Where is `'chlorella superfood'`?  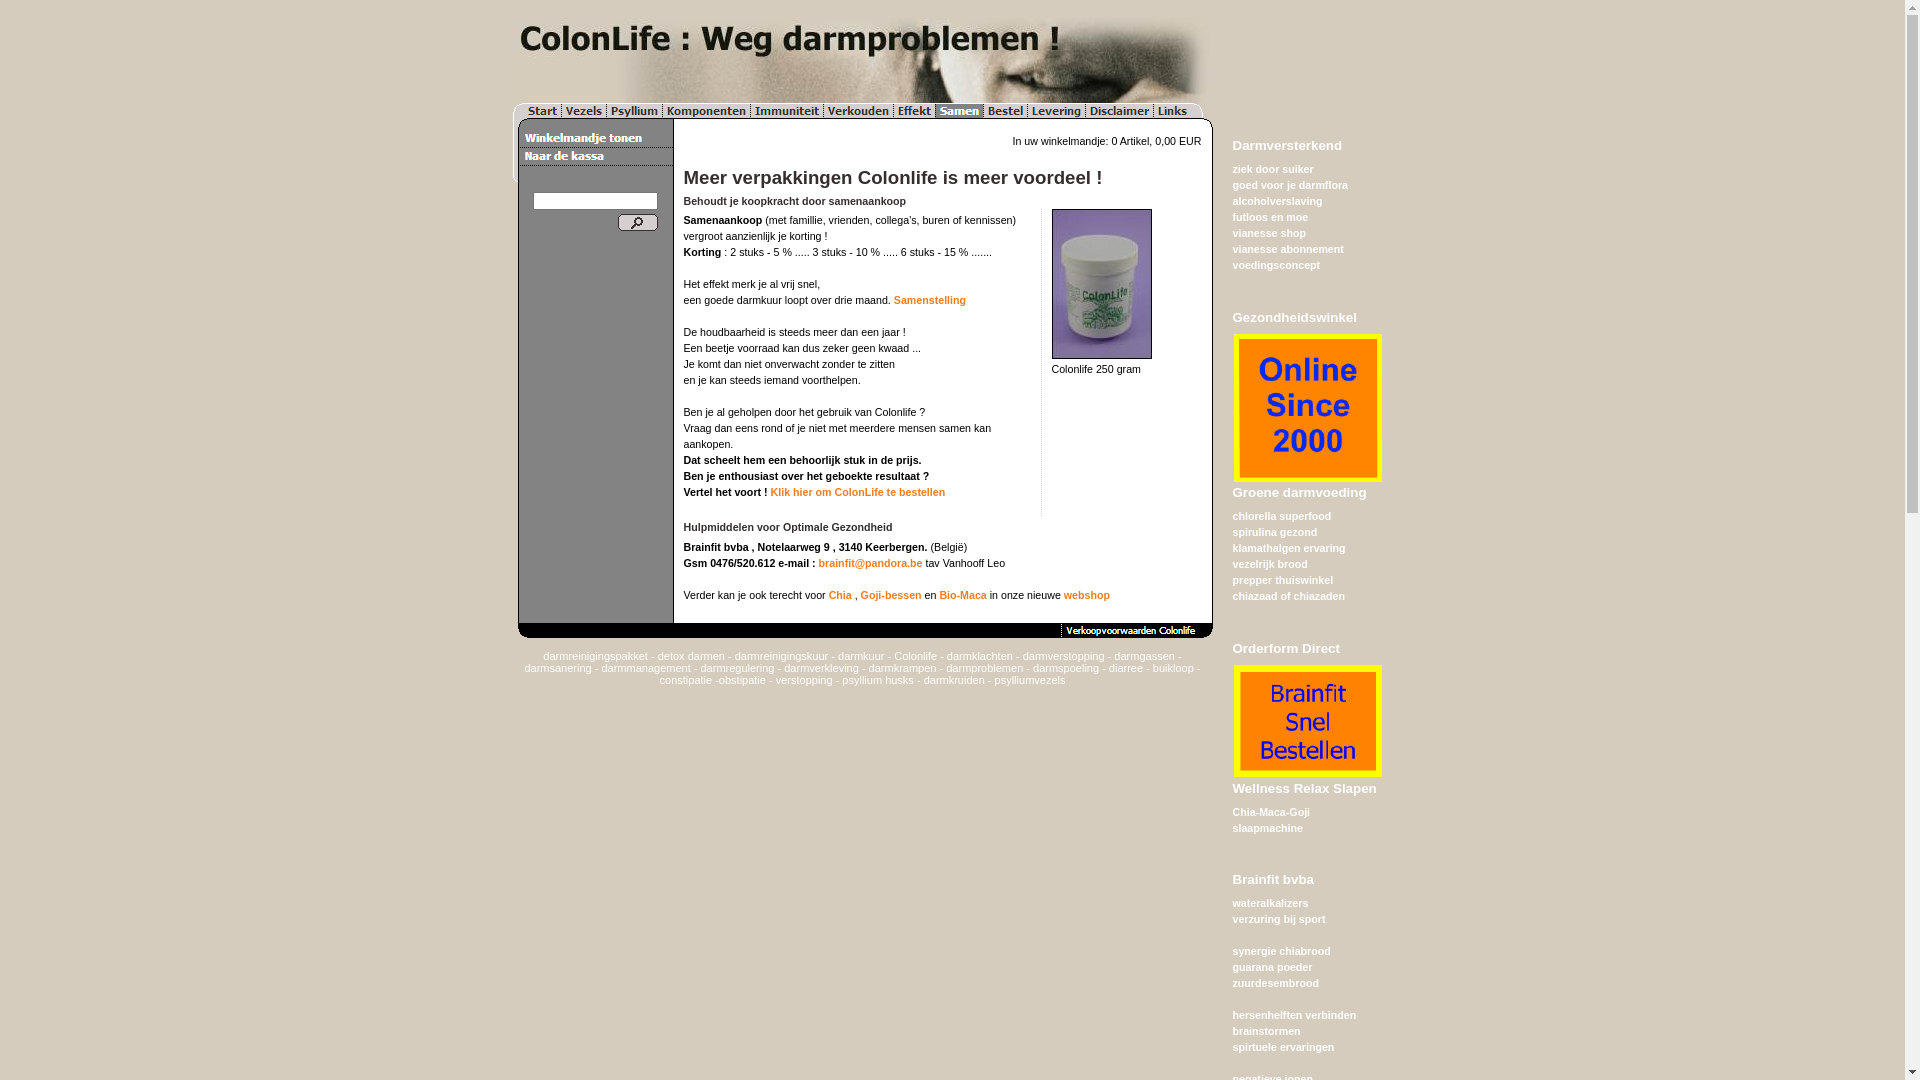 'chlorella superfood' is located at coordinates (1231, 515).